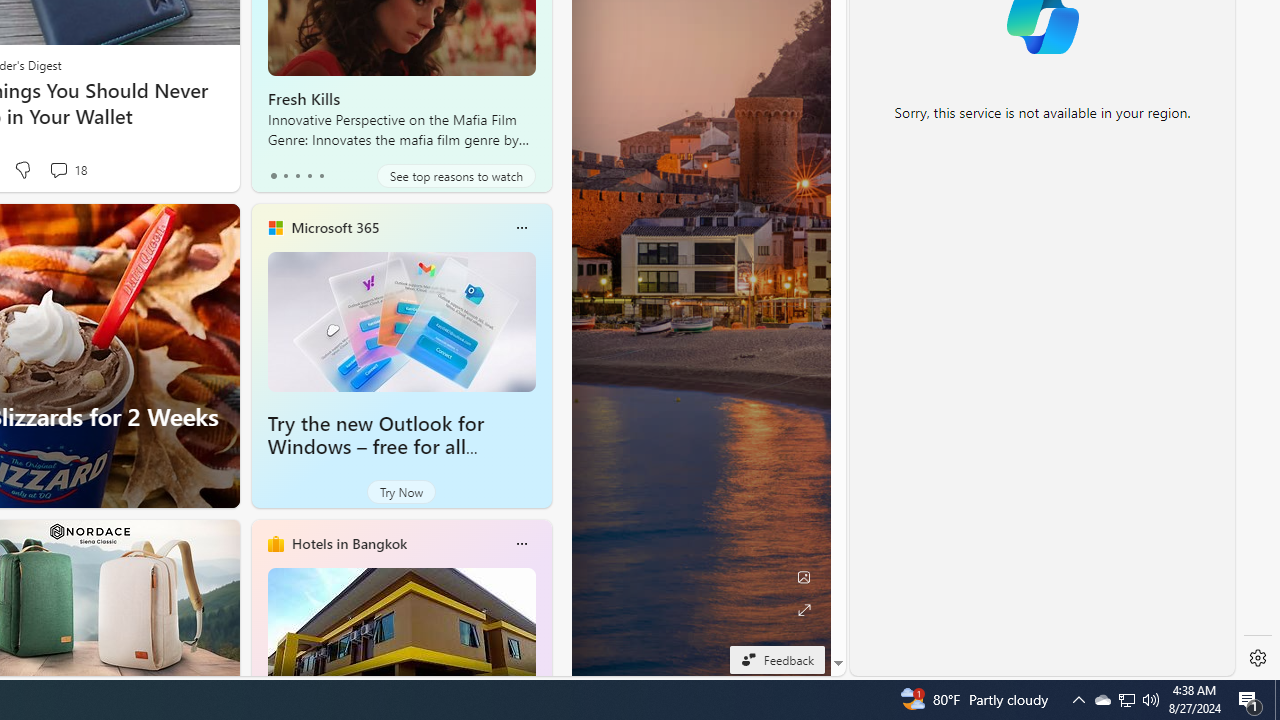  What do you see at coordinates (455, 175) in the screenshot?
I see `'See top reasons to watch'` at bounding box center [455, 175].